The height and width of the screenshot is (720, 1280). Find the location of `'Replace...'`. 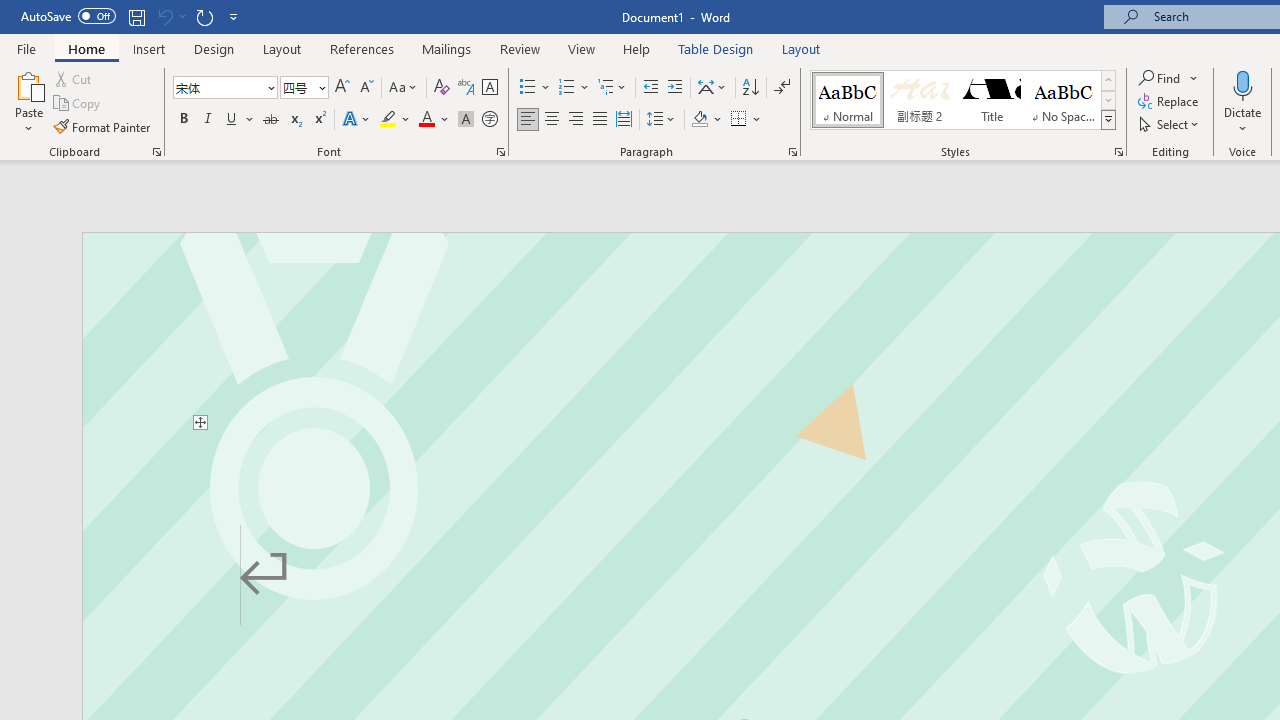

'Replace...' is located at coordinates (1169, 101).